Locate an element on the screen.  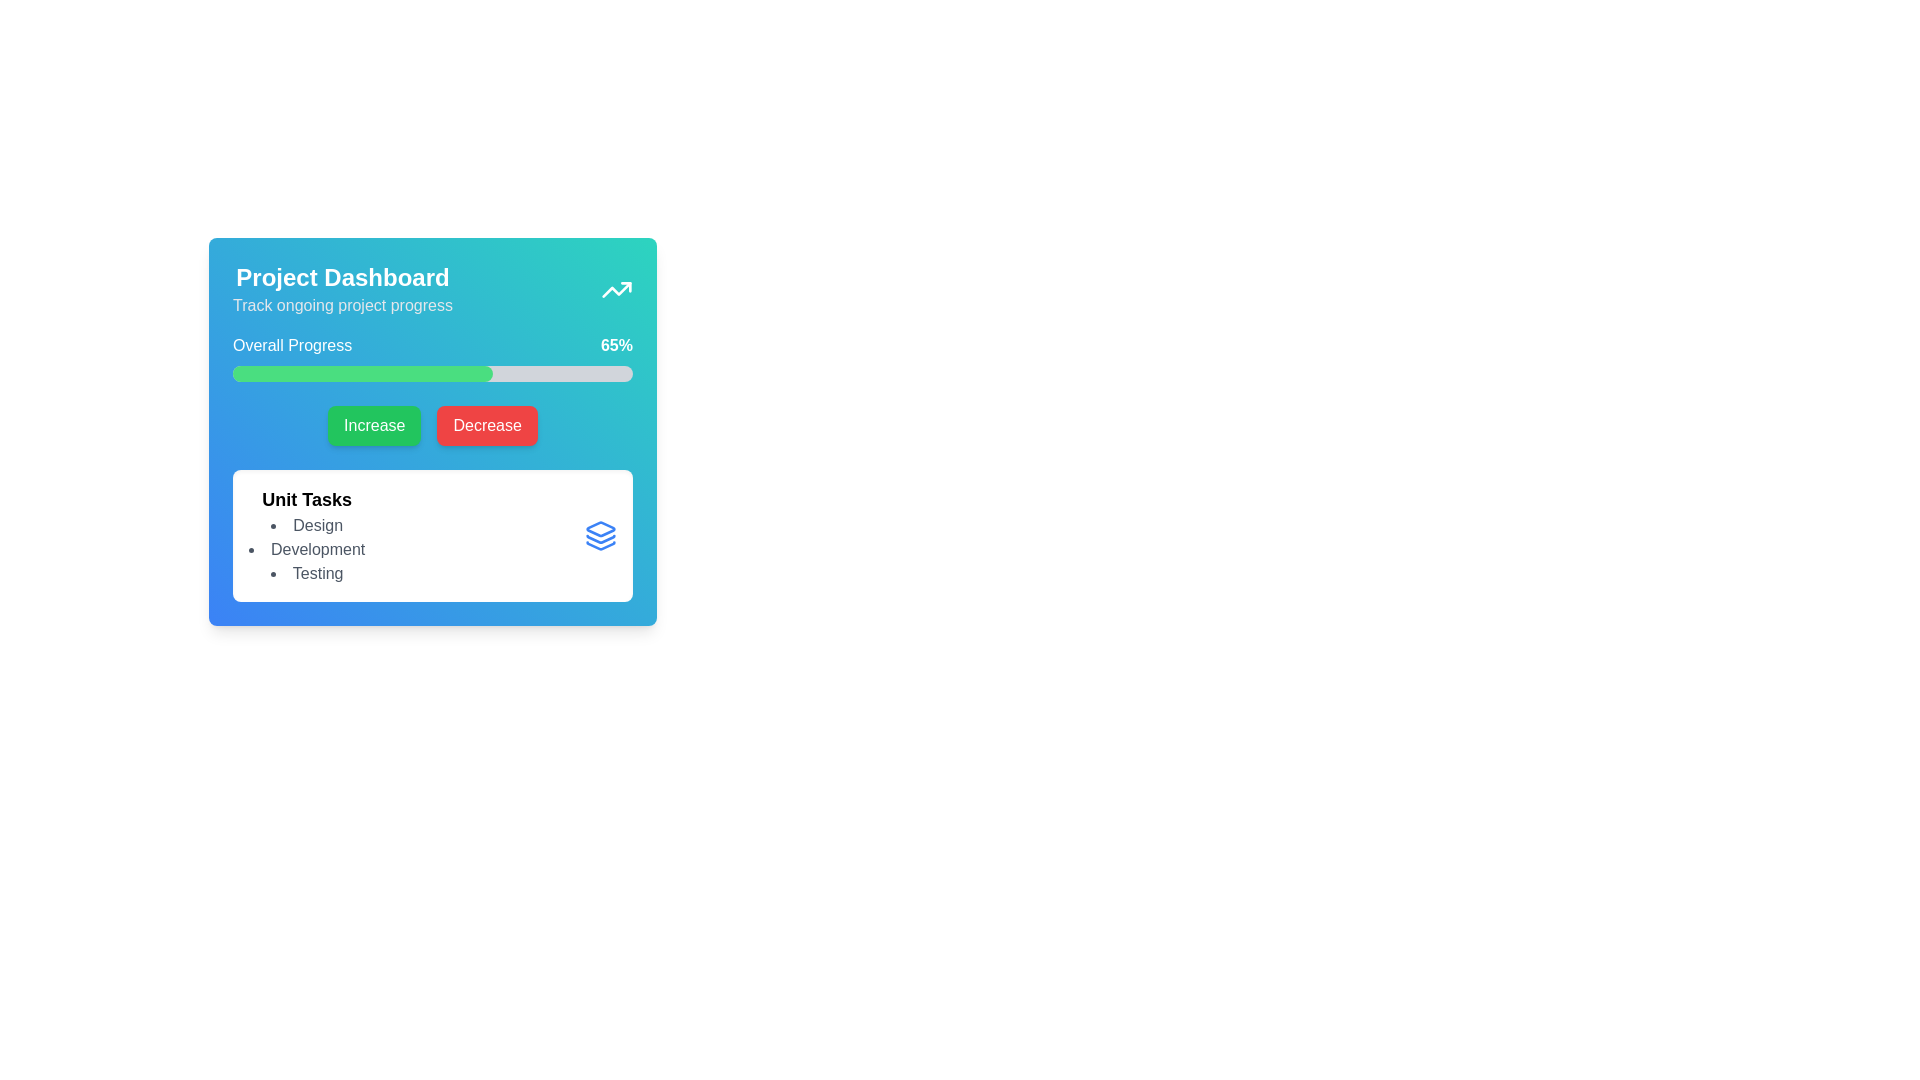
the progress bar that visually represents the task completion, located below the 'Overall Progress' label and the '65%' indicator is located at coordinates (431, 374).